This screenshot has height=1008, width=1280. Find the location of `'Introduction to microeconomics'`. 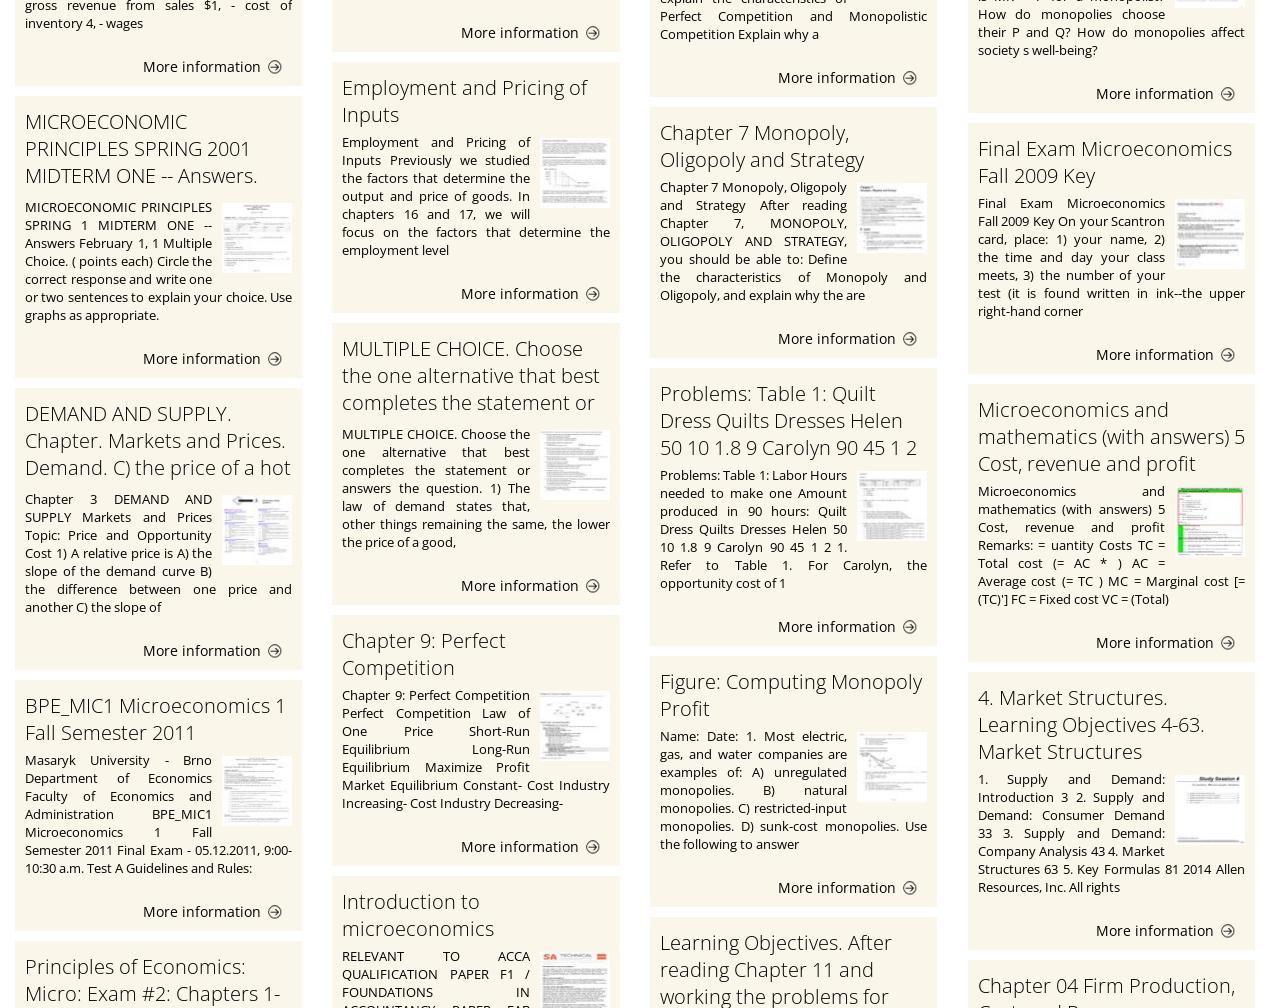

'Introduction to microeconomics' is located at coordinates (417, 914).